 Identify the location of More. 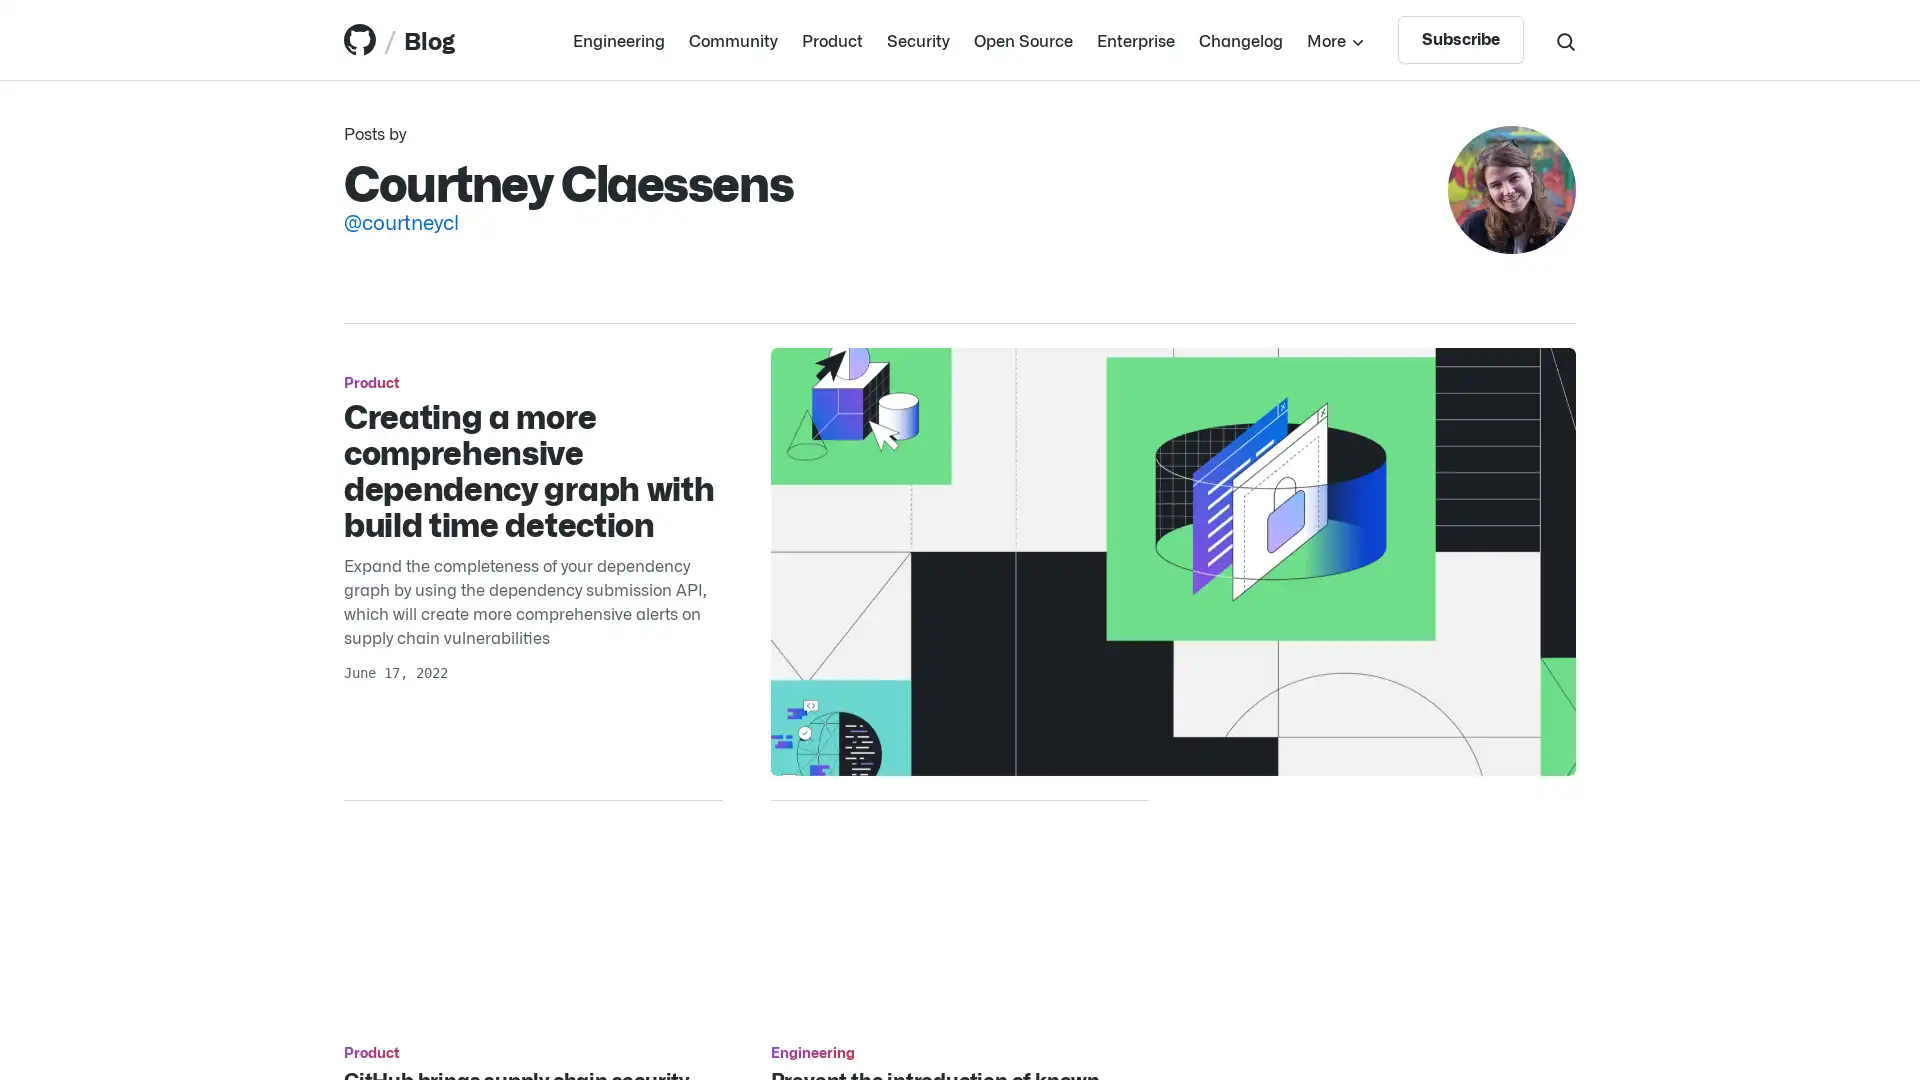
(1336, 38).